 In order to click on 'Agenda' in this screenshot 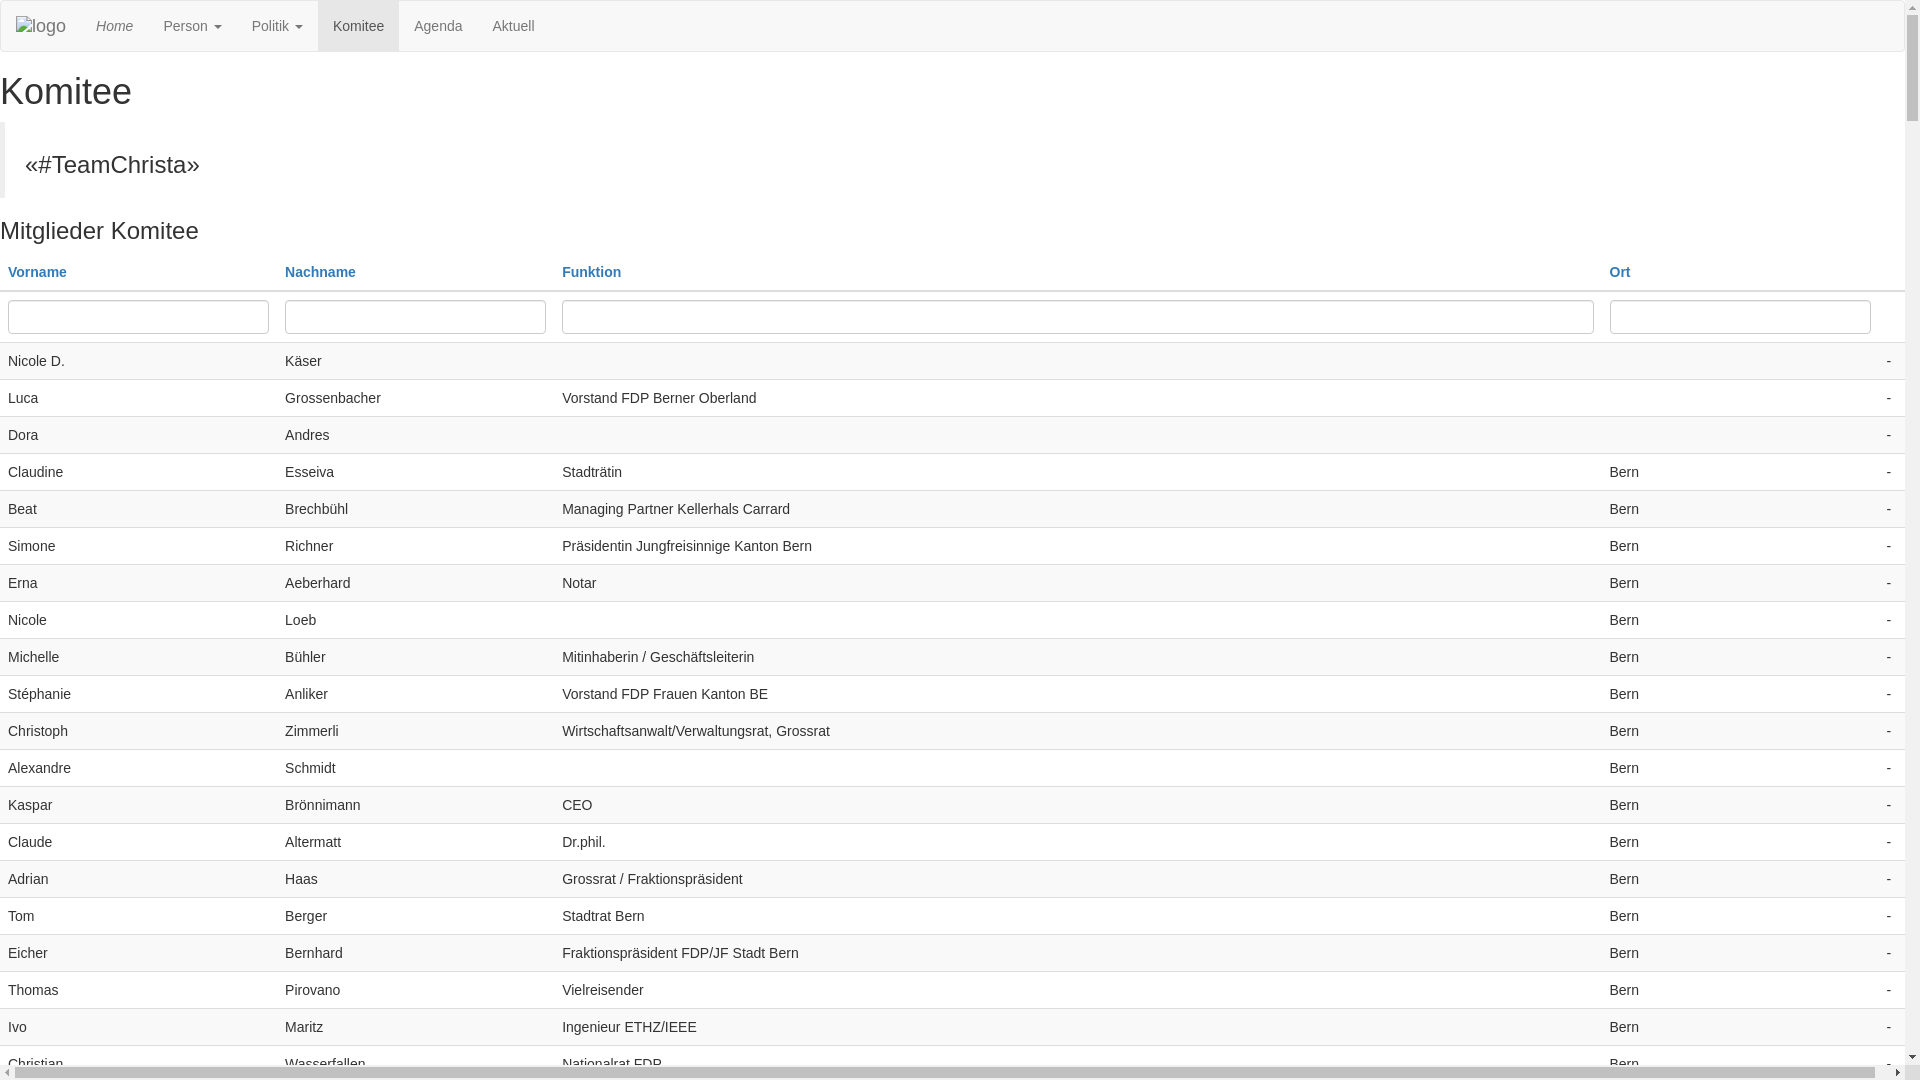, I will do `click(436, 26)`.